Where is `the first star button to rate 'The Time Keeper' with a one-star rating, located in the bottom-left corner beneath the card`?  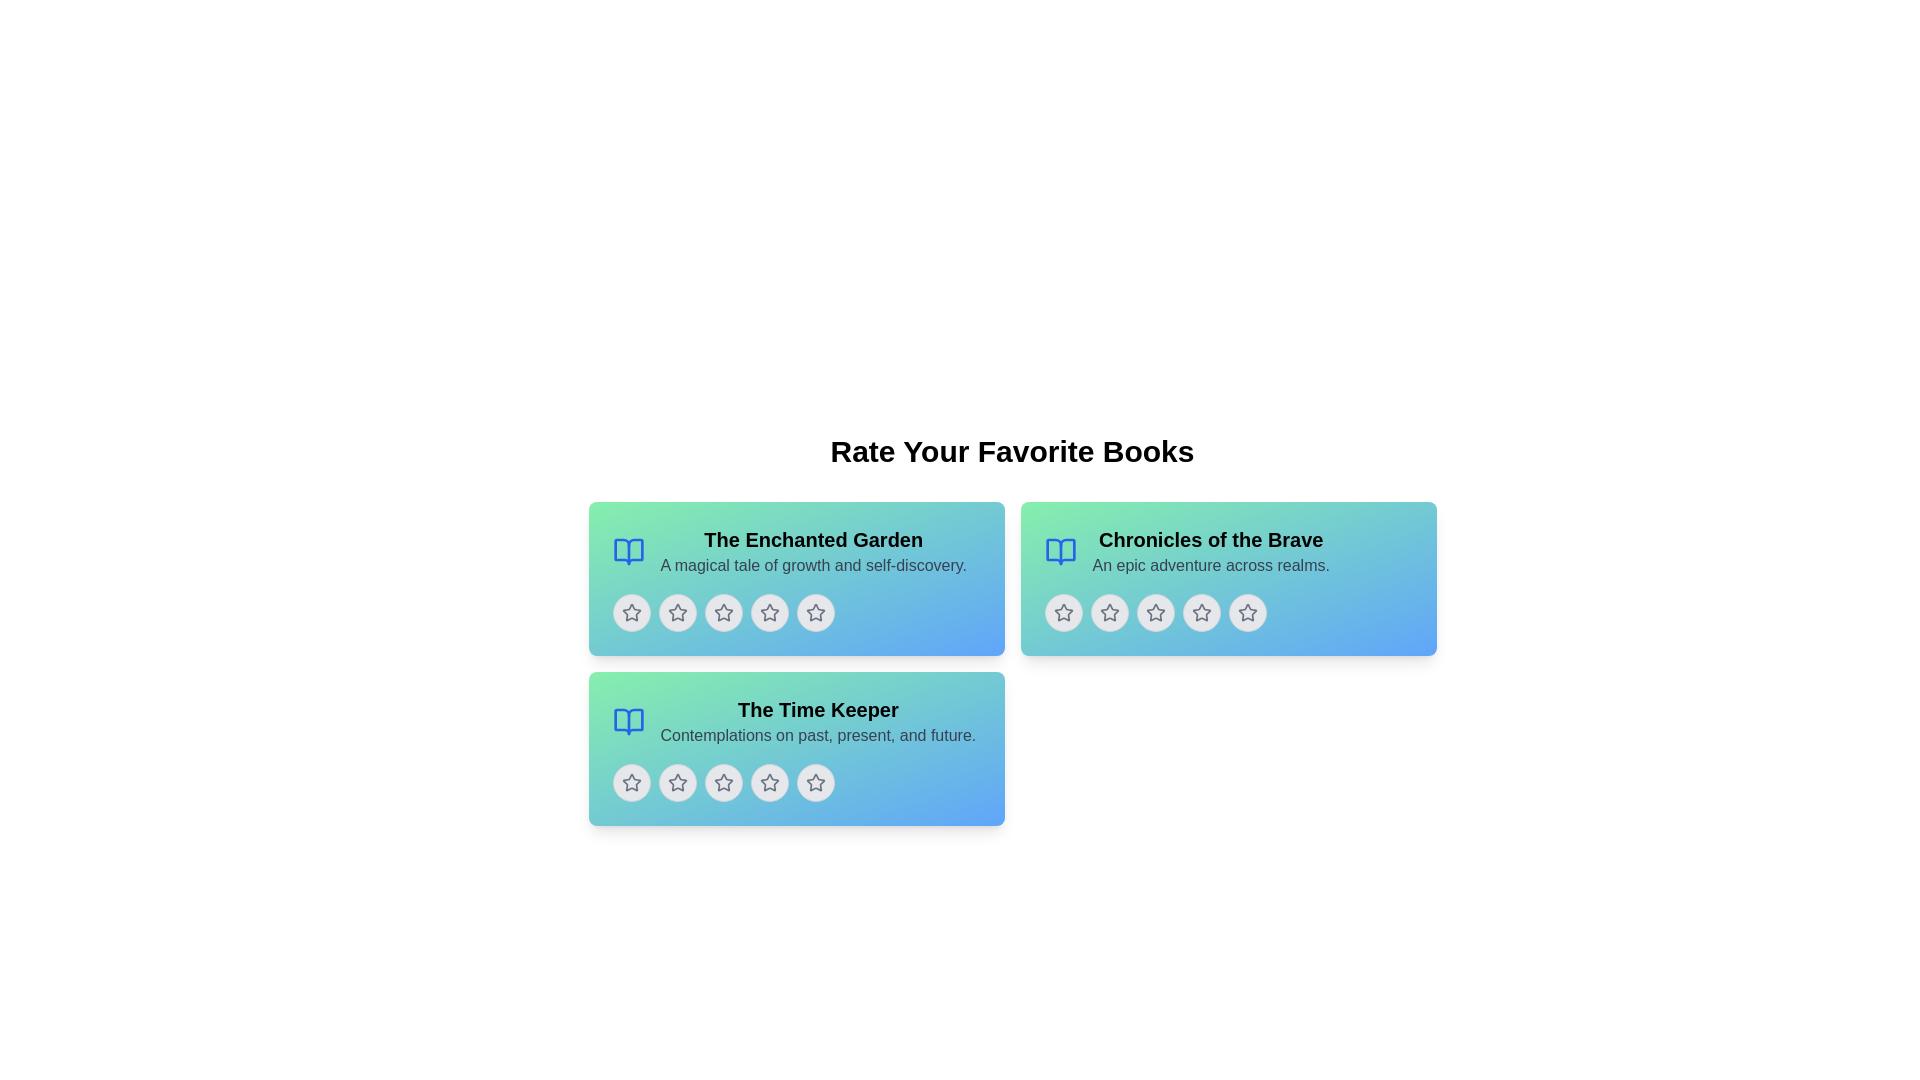
the first star button to rate 'The Time Keeper' with a one-star rating, located in the bottom-left corner beneath the card is located at coordinates (630, 782).